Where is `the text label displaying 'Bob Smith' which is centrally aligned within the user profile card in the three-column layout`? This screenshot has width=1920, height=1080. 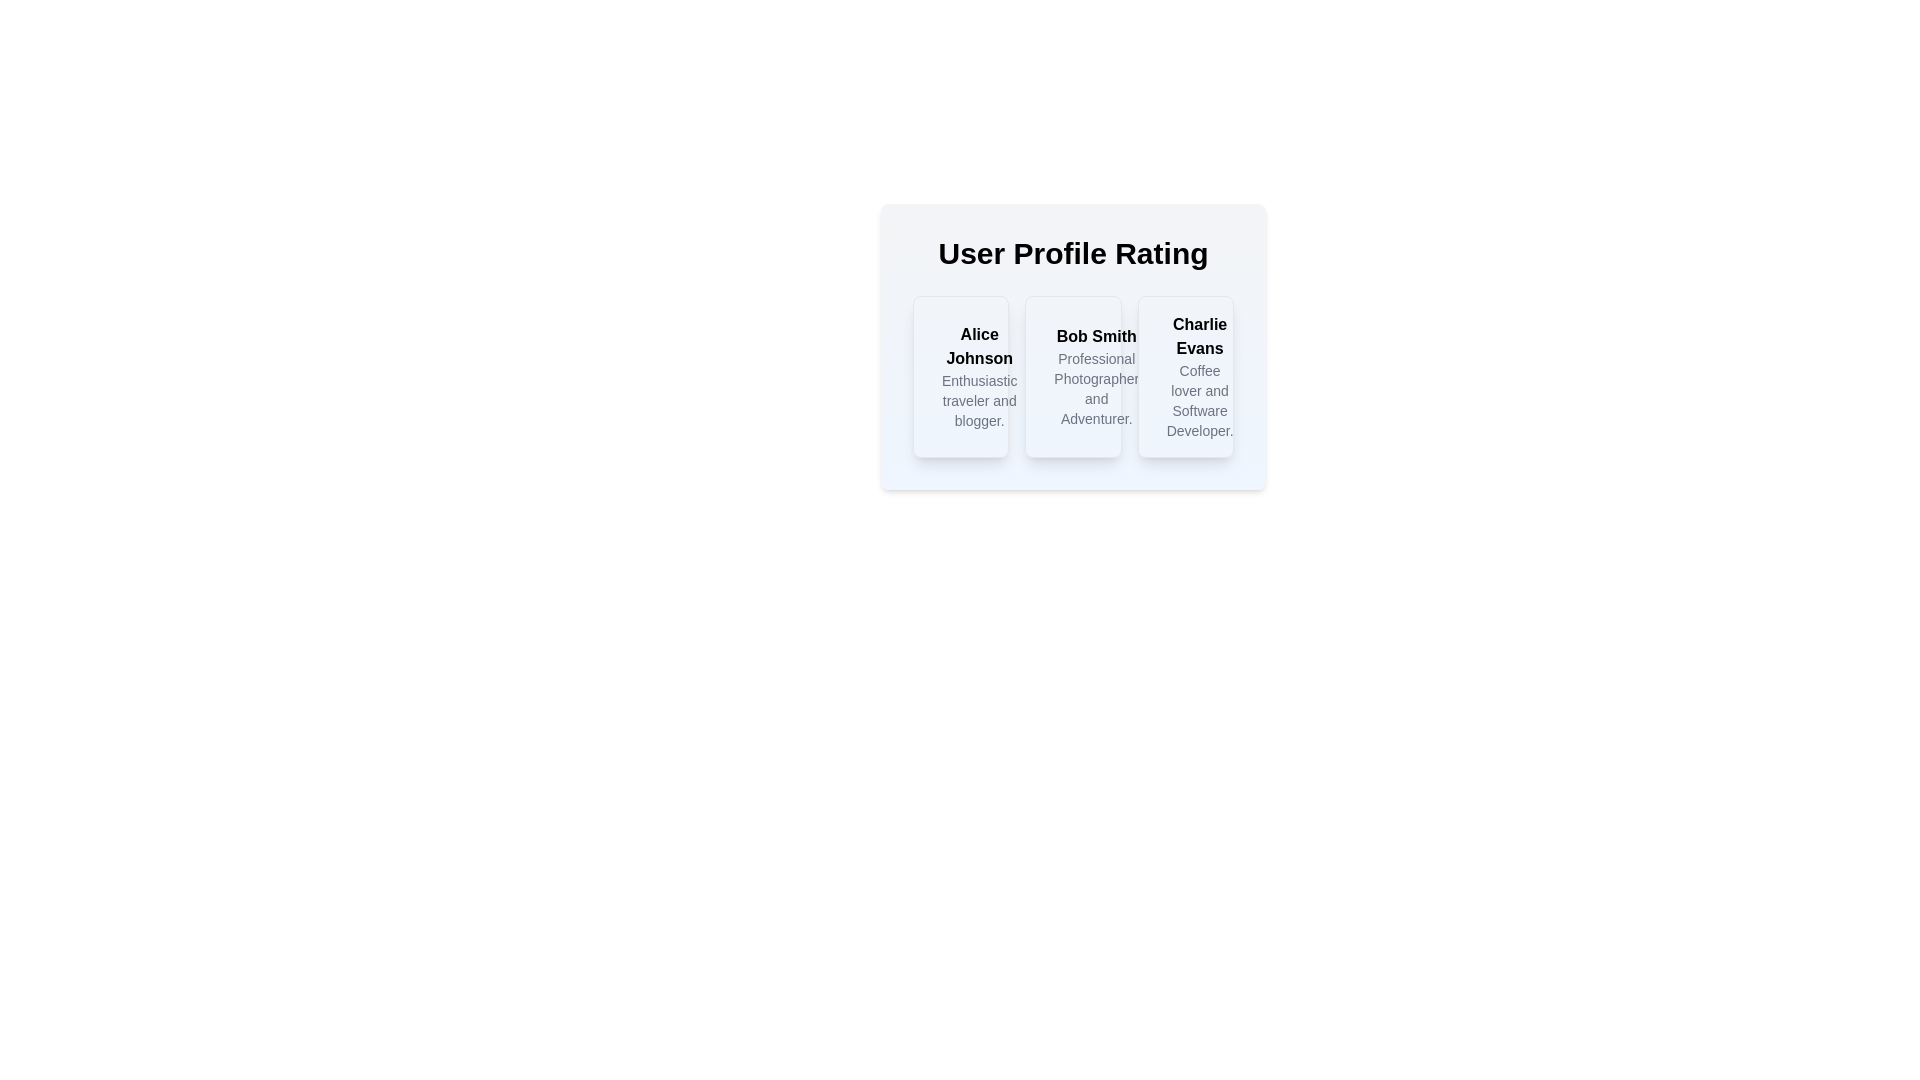 the text label displaying 'Bob Smith' which is centrally aligned within the user profile card in the three-column layout is located at coordinates (1095, 335).